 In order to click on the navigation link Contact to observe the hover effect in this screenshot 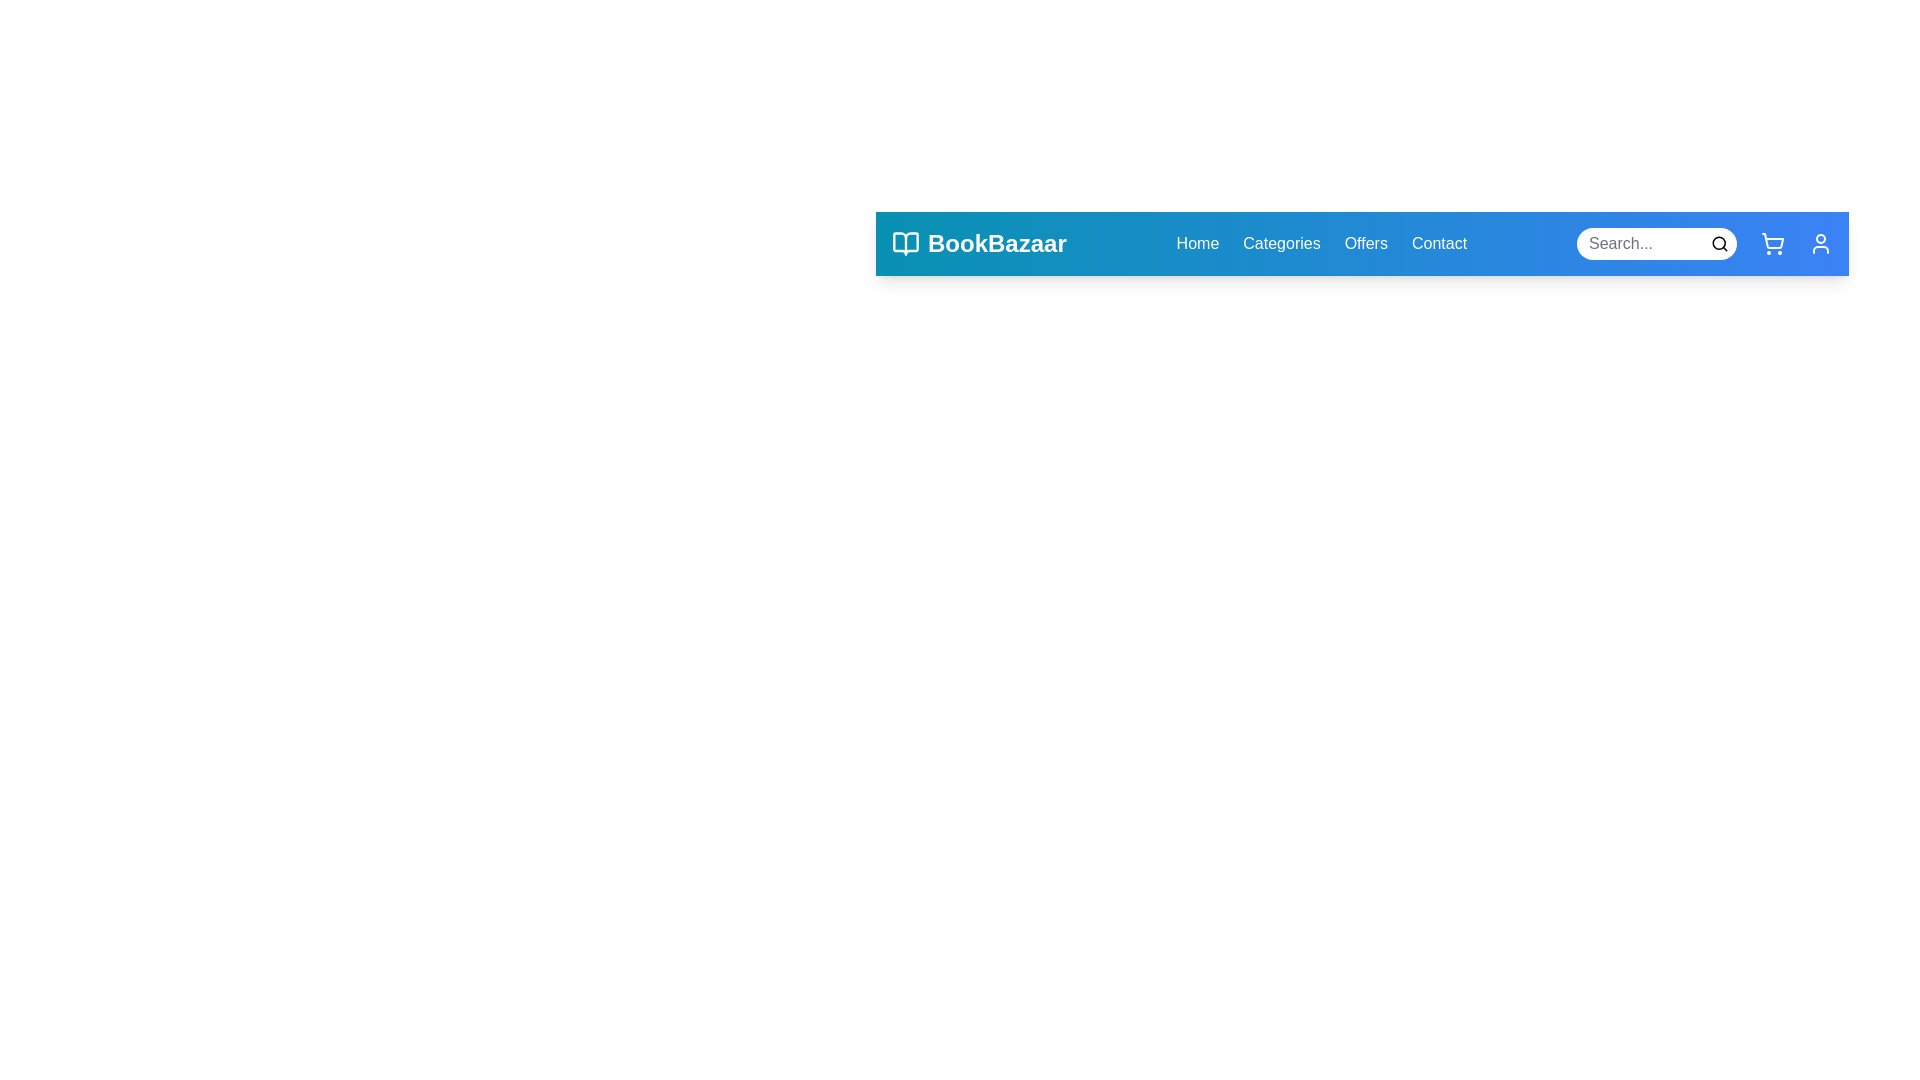, I will do `click(1438, 242)`.